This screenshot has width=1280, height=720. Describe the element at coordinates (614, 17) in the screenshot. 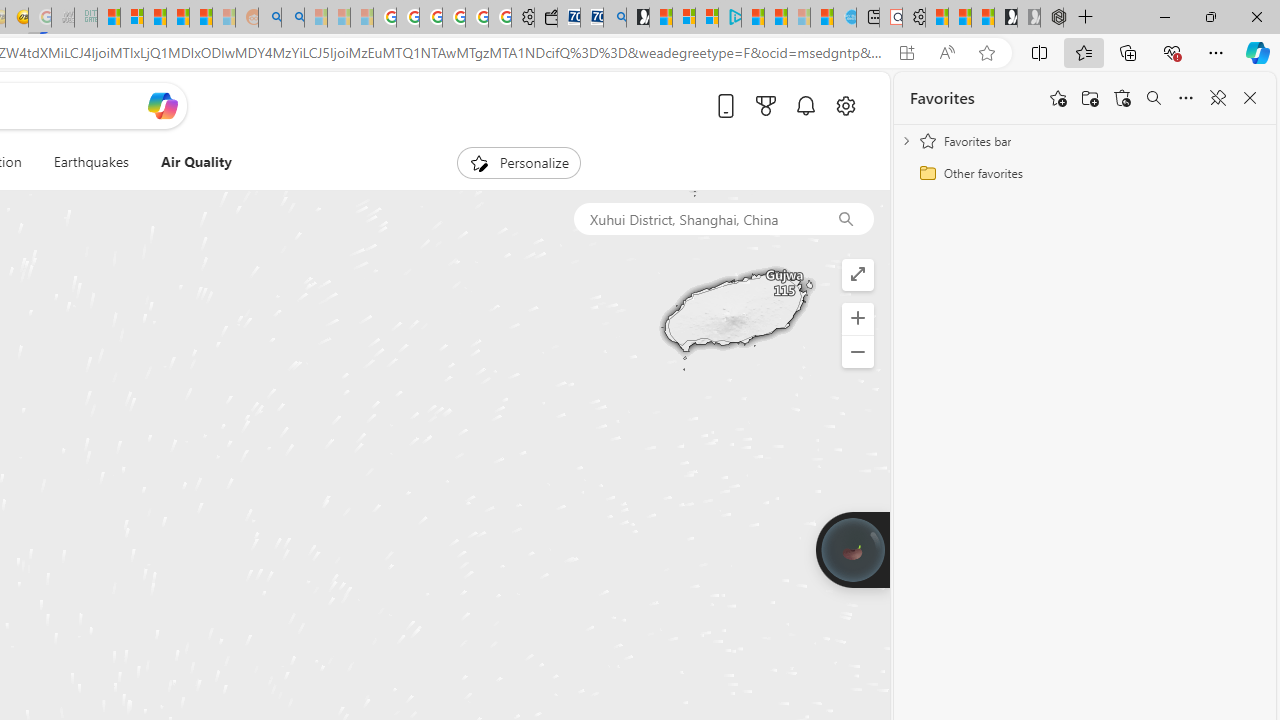

I see `'Bing Real Estate - Home sales and rental listings'` at that location.